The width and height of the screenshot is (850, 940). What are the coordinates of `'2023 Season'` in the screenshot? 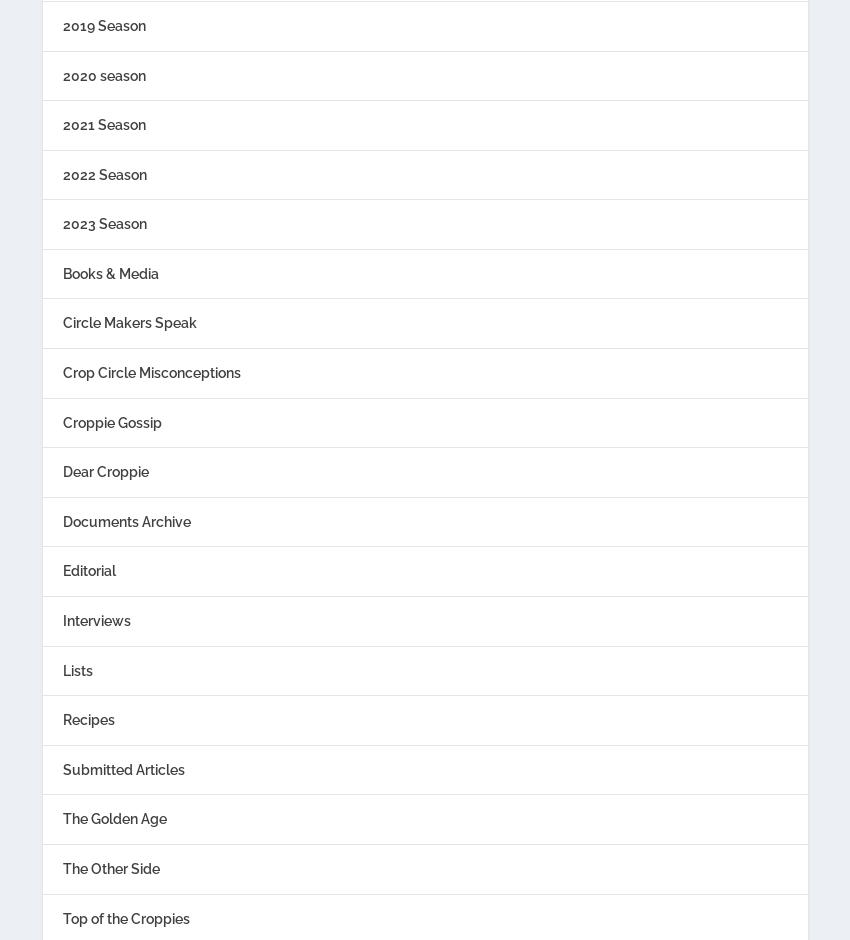 It's located at (103, 223).